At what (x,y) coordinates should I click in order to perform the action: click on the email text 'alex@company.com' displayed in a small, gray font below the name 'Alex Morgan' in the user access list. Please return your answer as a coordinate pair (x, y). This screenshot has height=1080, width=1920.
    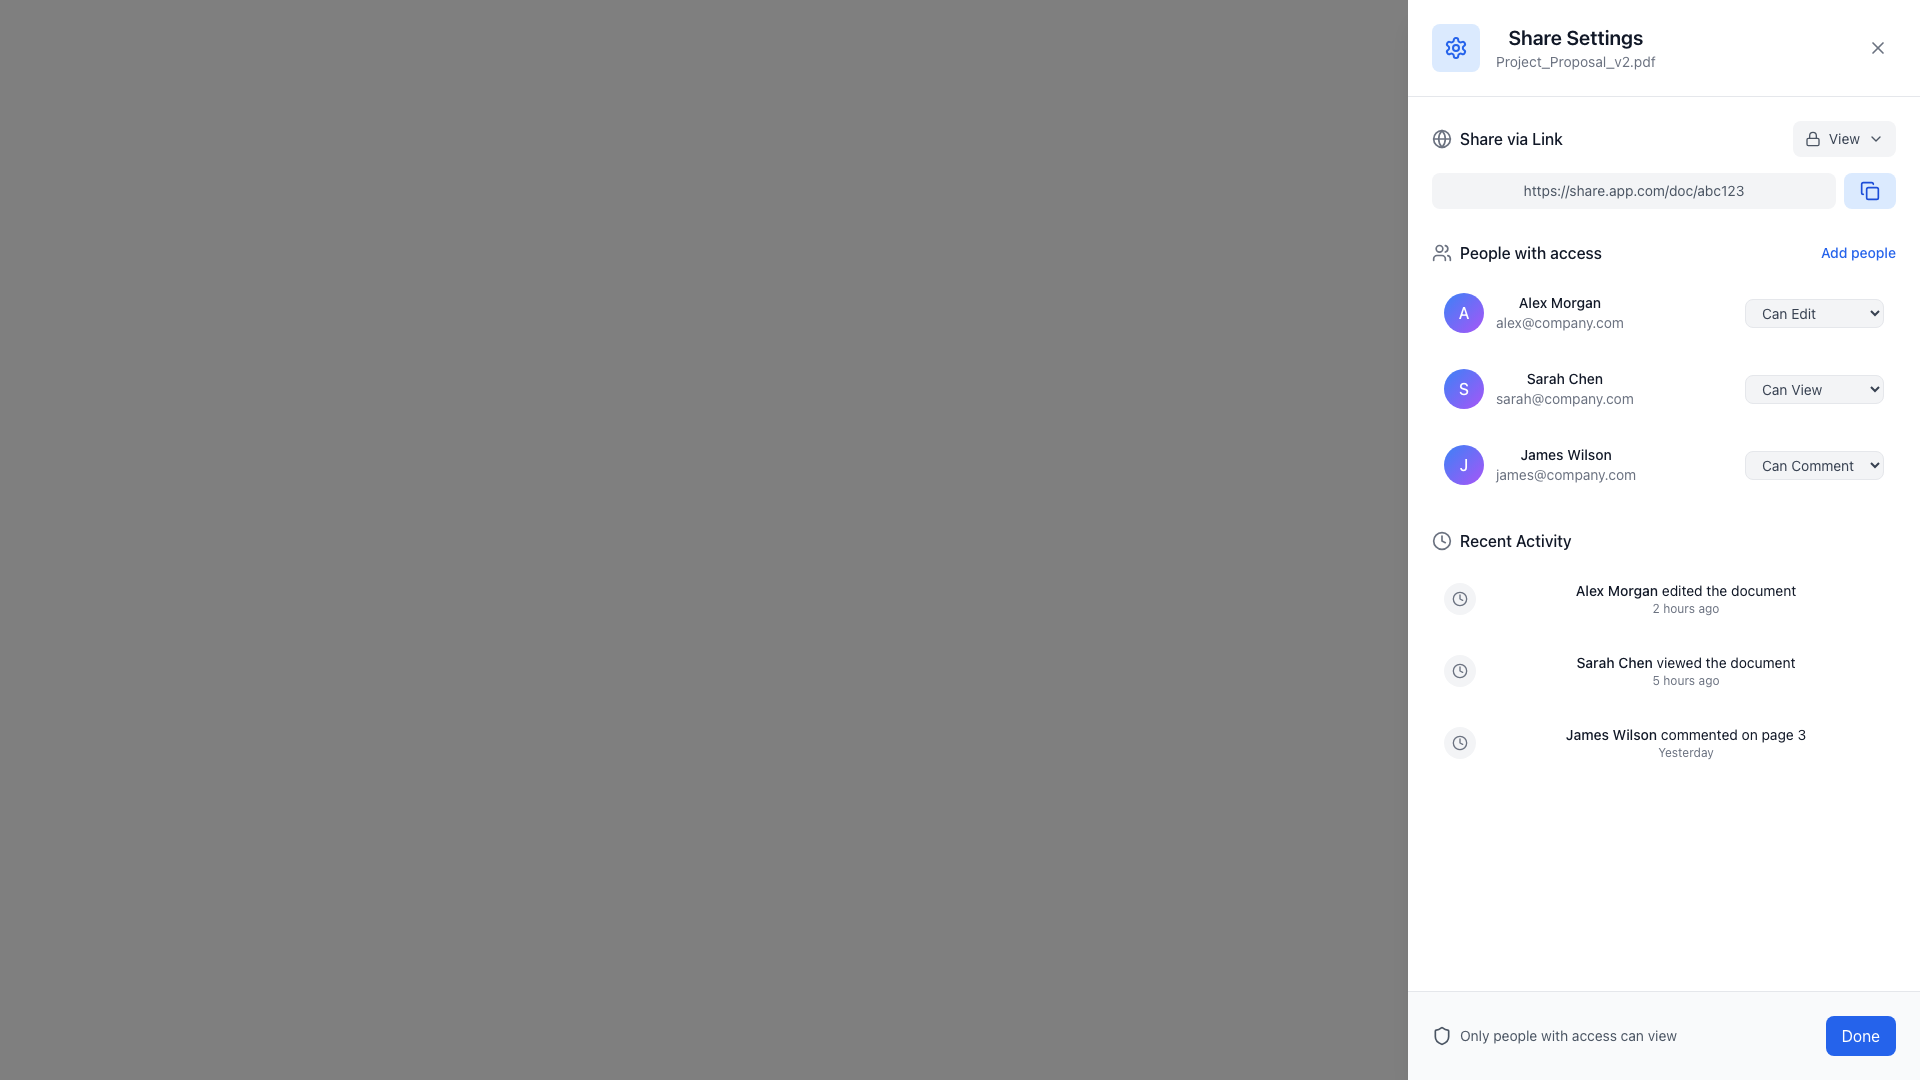
    Looking at the image, I should click on (1559, 322).